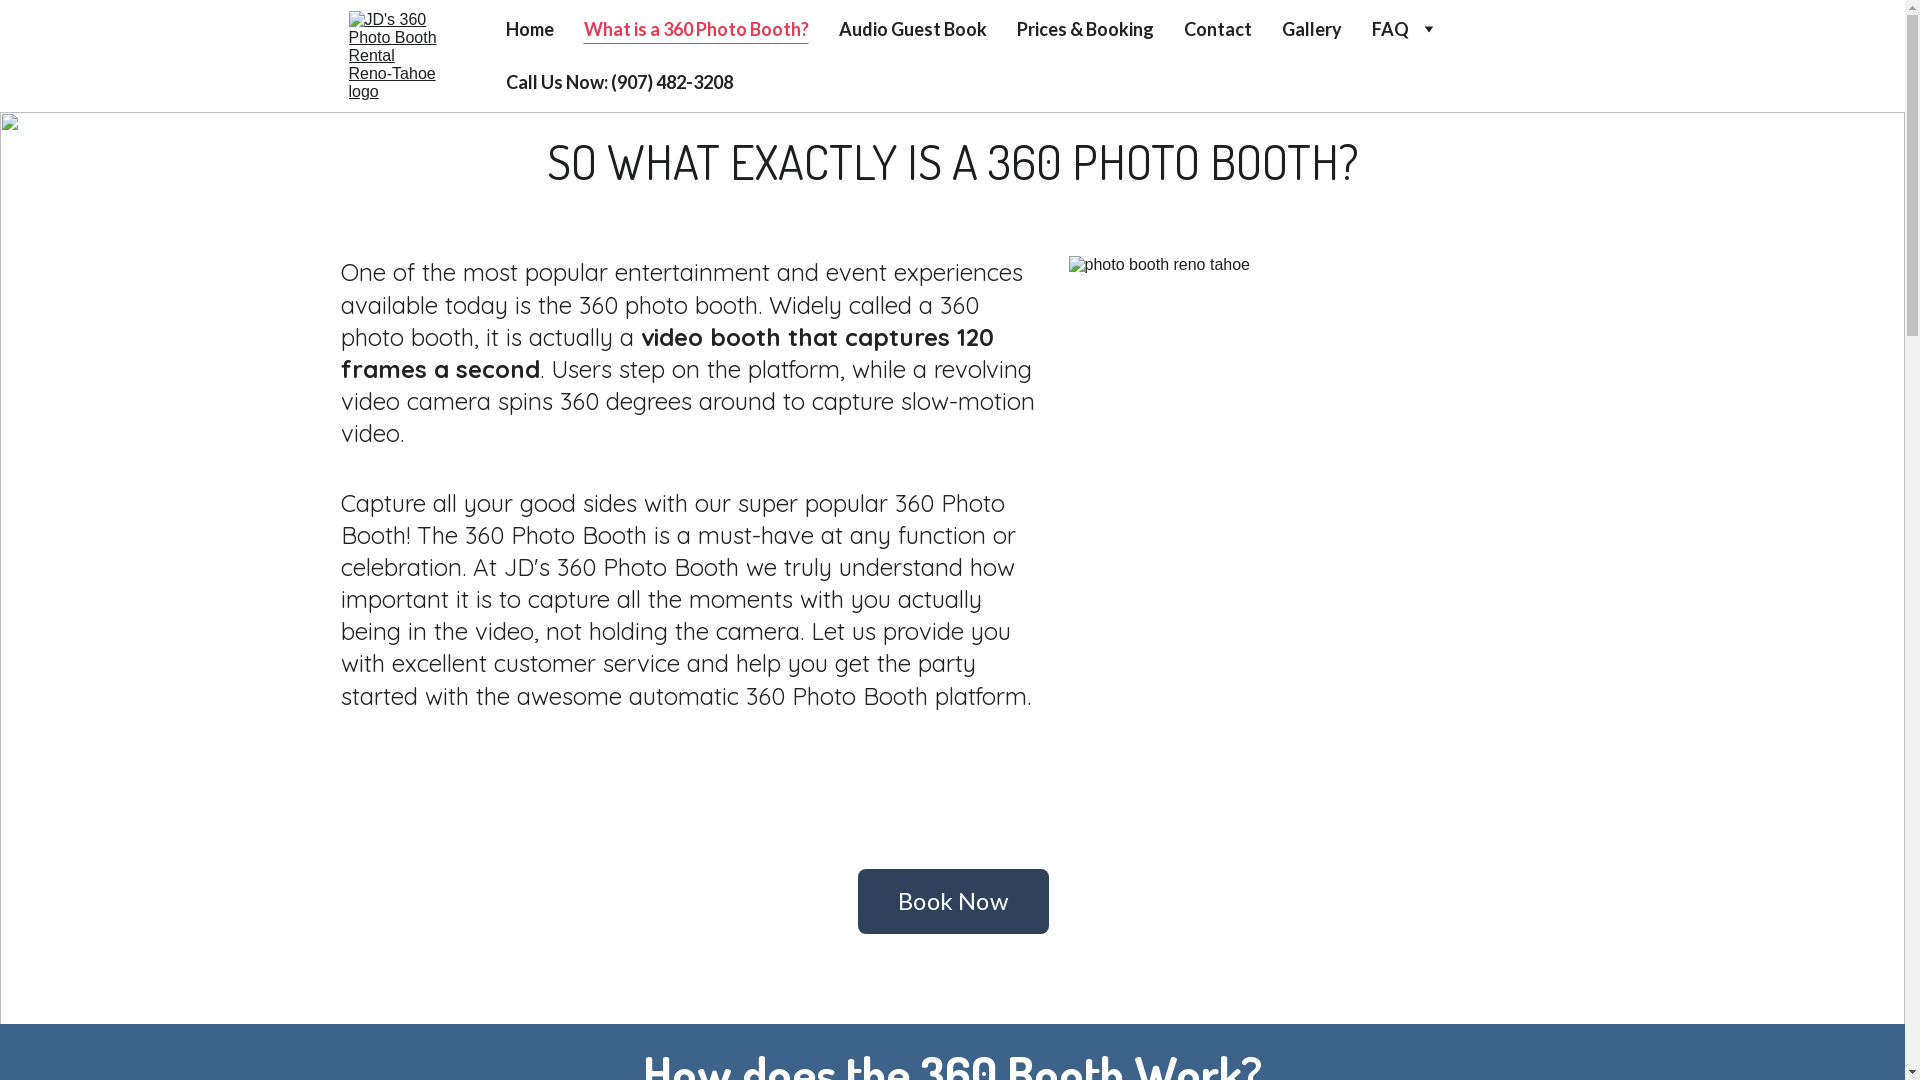 The width and height of the screenshot is (1920, 1080). Describe the element at coordinates (696, 29) in the screenshot. I see `'What is a 360 Photo Booth?'` at that location.